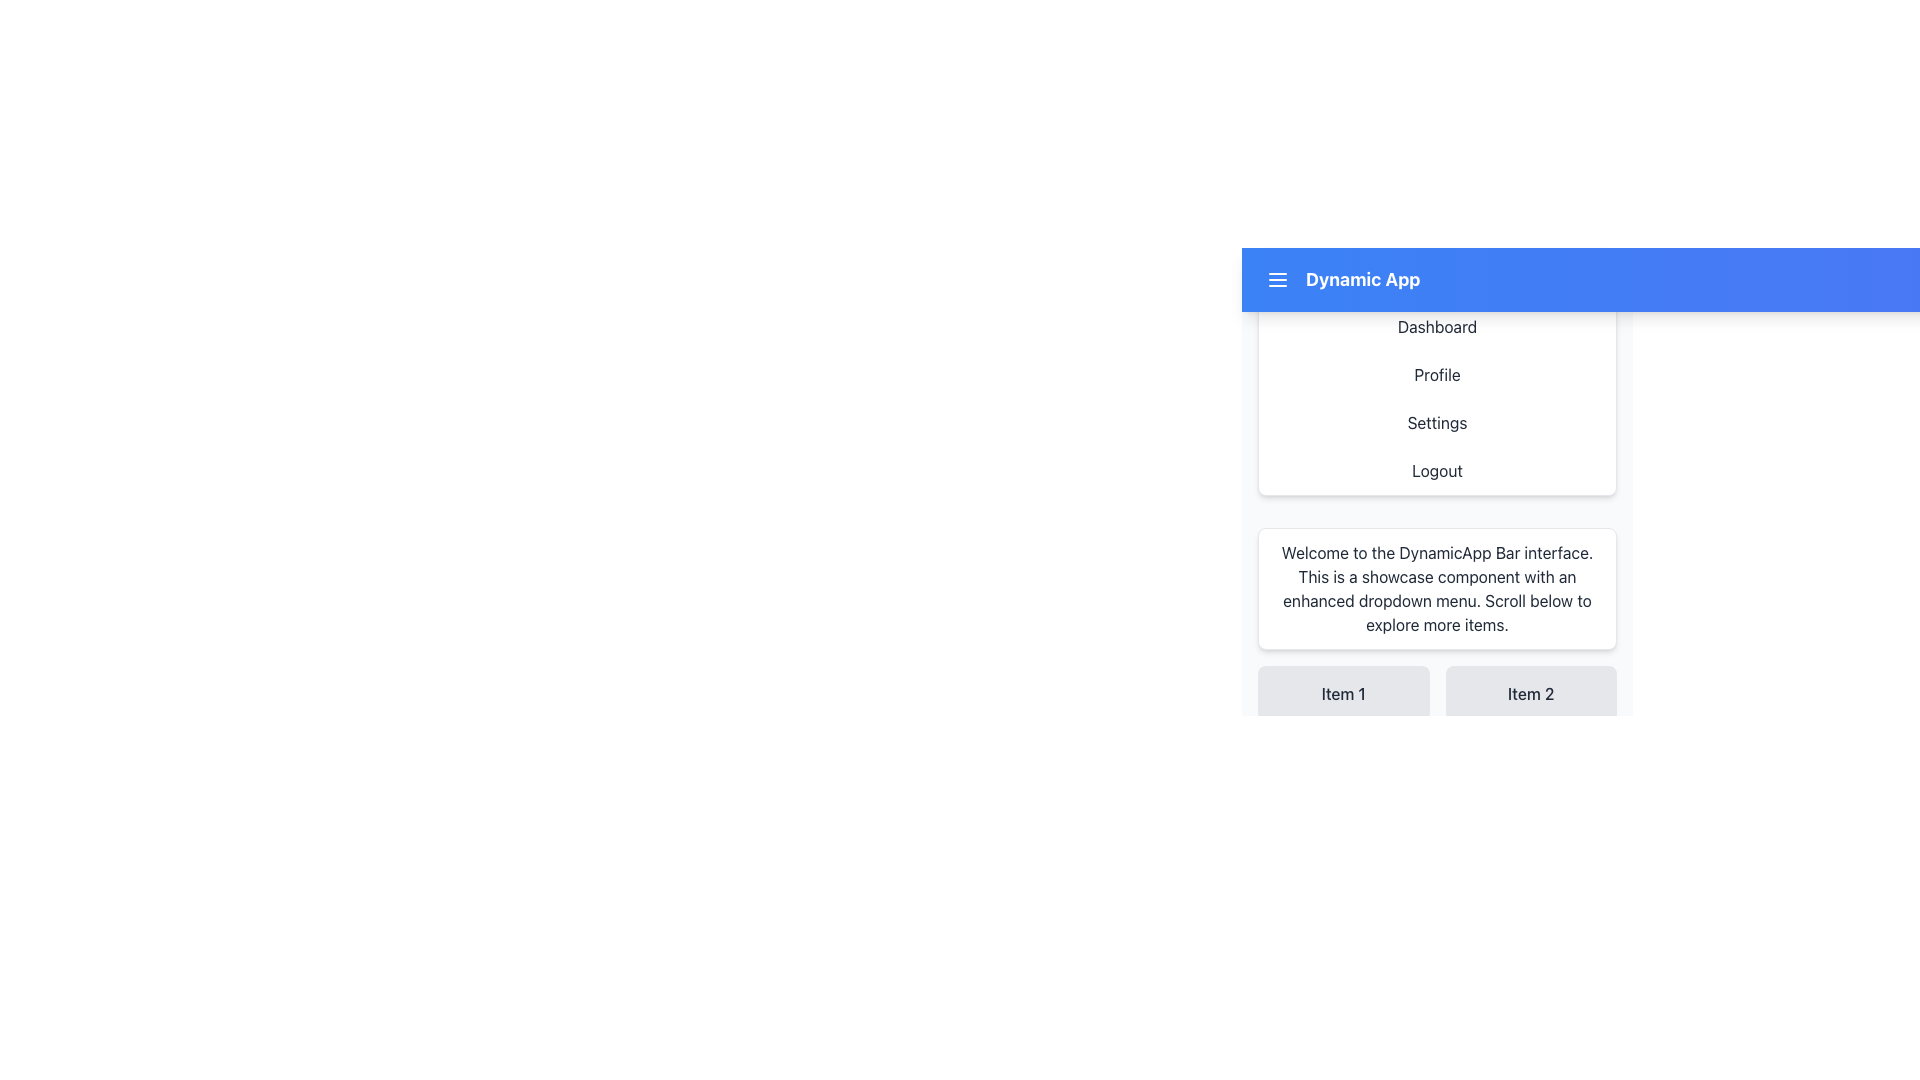  I want to click on the 'Profile' menu item, which is the second option in the dropdown menu containing 'Dashboard', 'Profile', 'Settings', and 'Logout', so click(1436, 374).